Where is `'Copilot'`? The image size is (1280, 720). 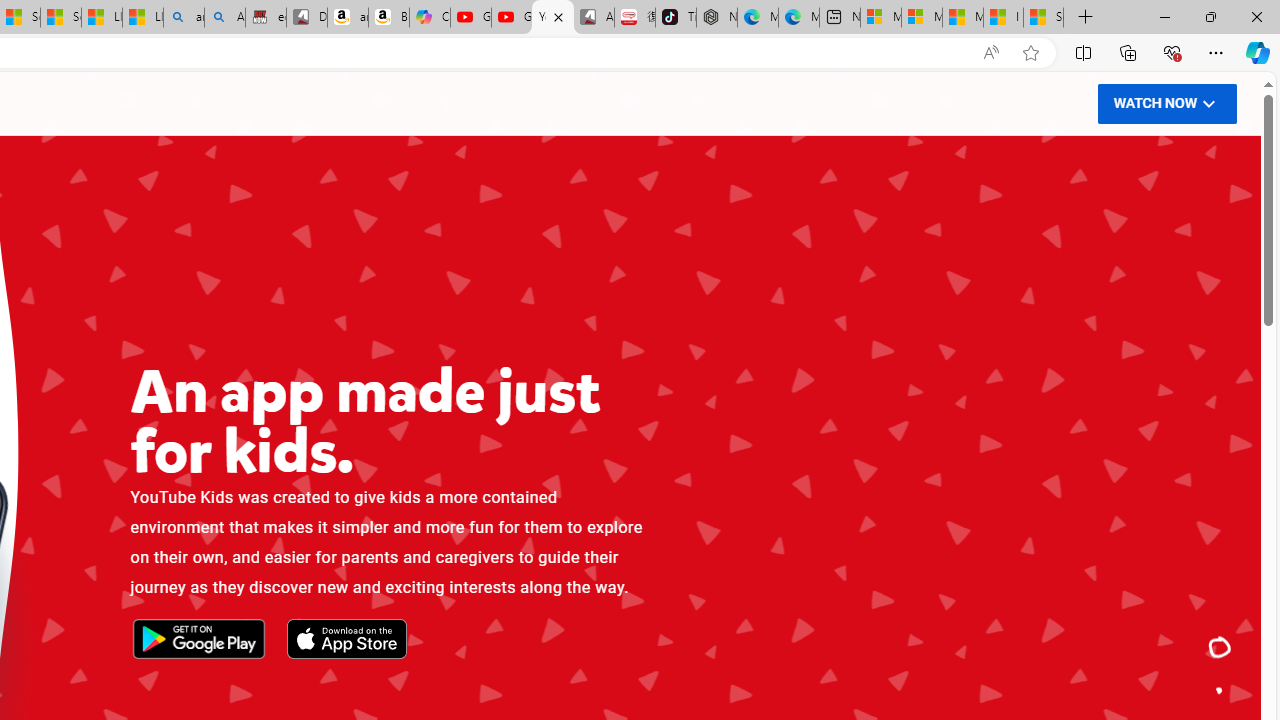 'Copilot' is located at coordinates (429, 17).